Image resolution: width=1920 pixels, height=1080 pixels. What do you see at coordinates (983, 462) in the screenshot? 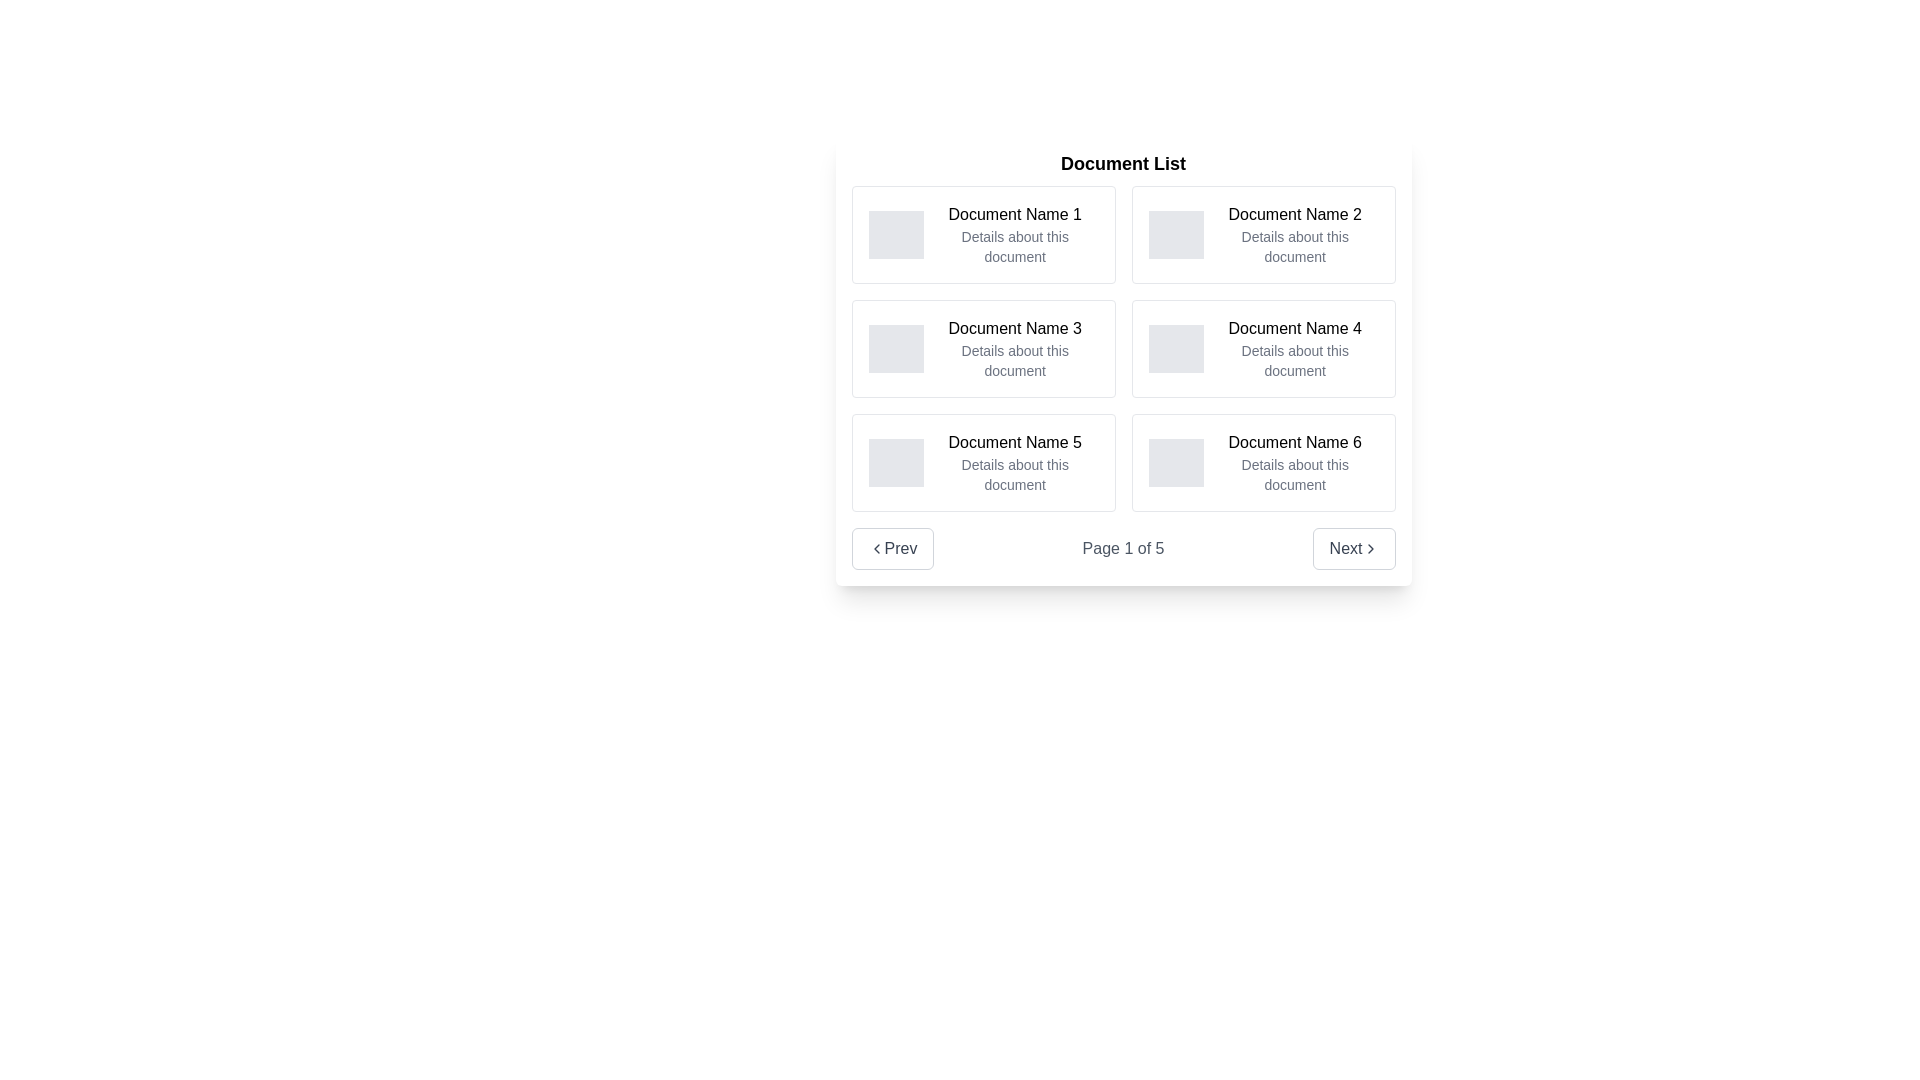
I see `the fifth card component in the bottom-left position of a 2x3 grid layout` at bounding box center [983, 462].